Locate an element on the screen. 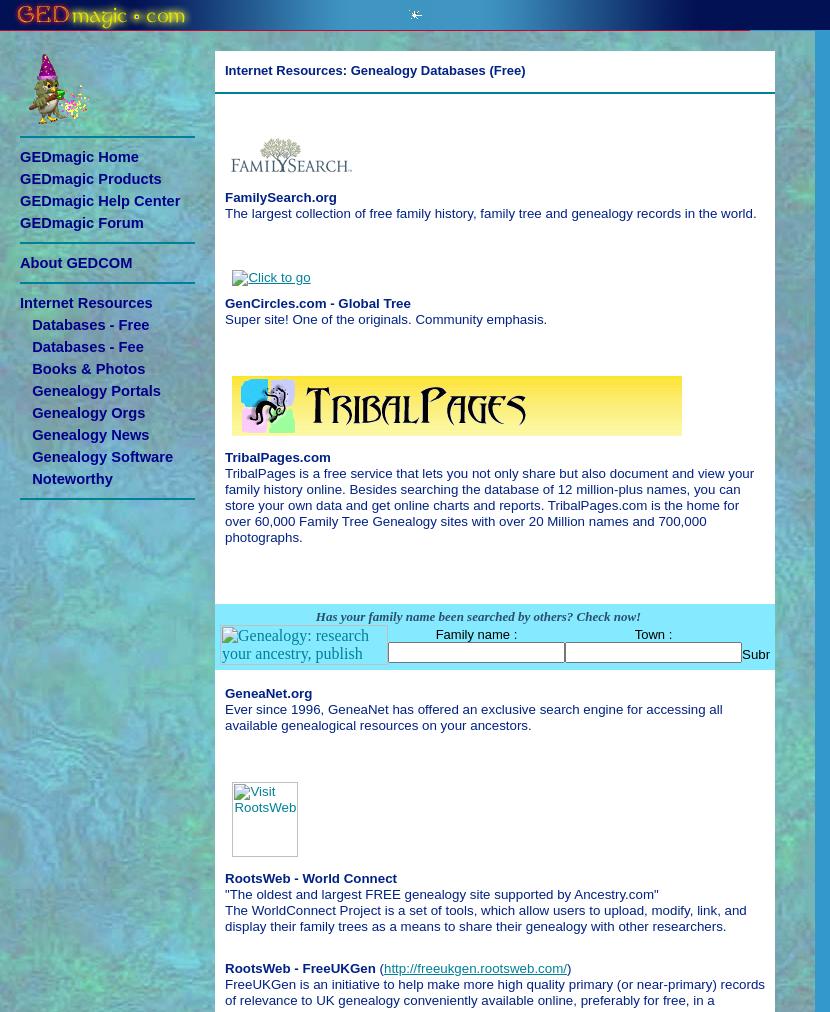 This screenshot has height=1012, width=830. ')' is located at coordinates (567, 967).